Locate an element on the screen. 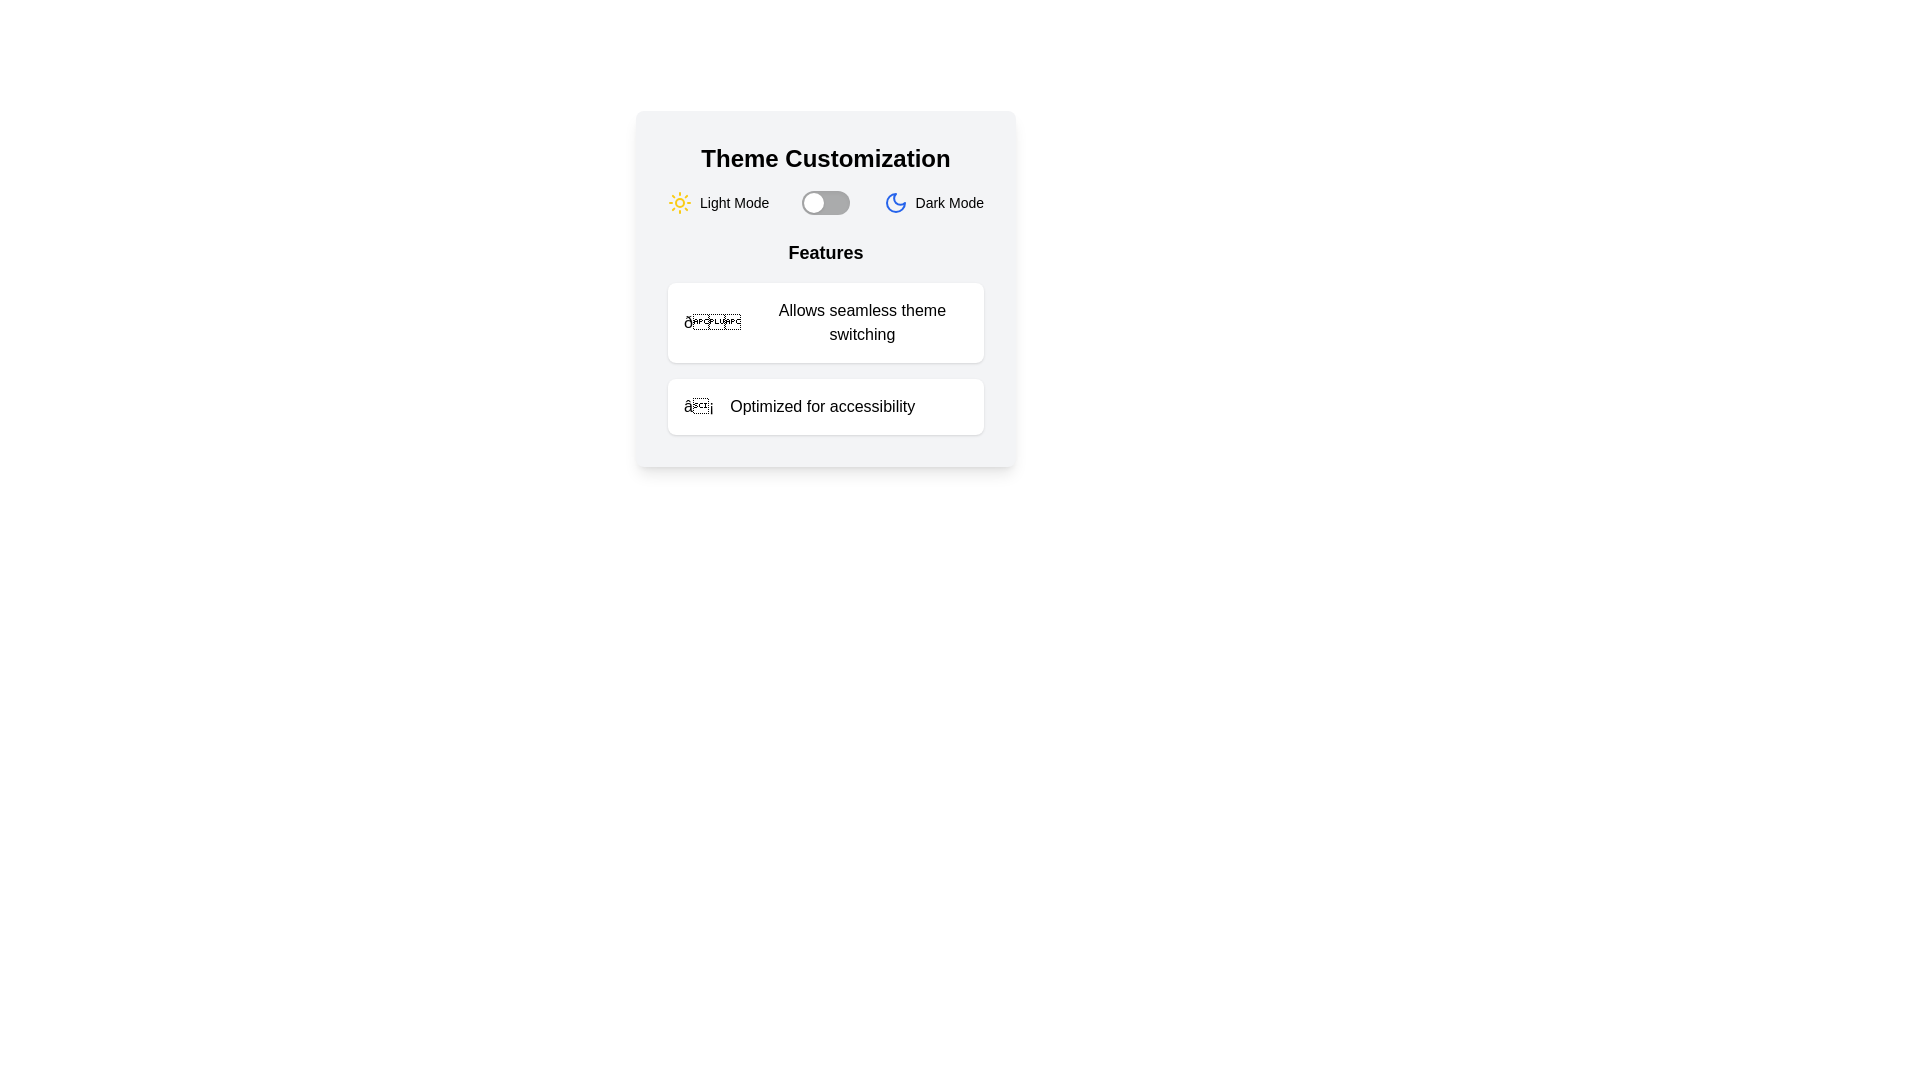 The width and height of the screenshot is (1920, 1080). the blue crescent moon icon is located at coordinates (894, 203).